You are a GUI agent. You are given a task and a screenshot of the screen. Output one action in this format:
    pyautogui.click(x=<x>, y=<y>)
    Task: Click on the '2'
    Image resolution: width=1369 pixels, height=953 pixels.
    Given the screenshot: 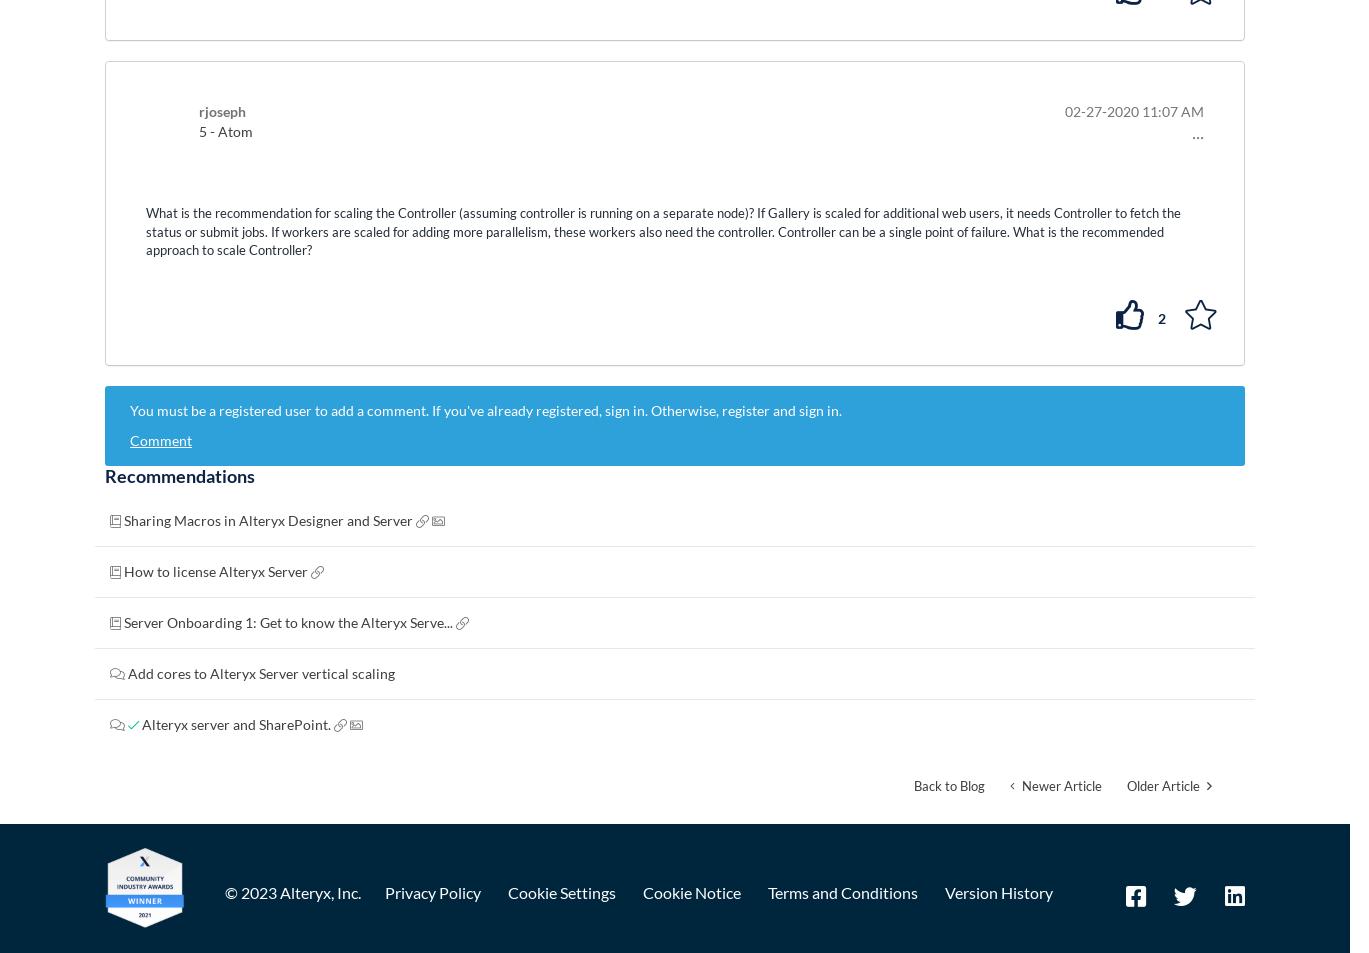 What is the action you would take?
    pyautogui.click(x=1157, y=316)
    